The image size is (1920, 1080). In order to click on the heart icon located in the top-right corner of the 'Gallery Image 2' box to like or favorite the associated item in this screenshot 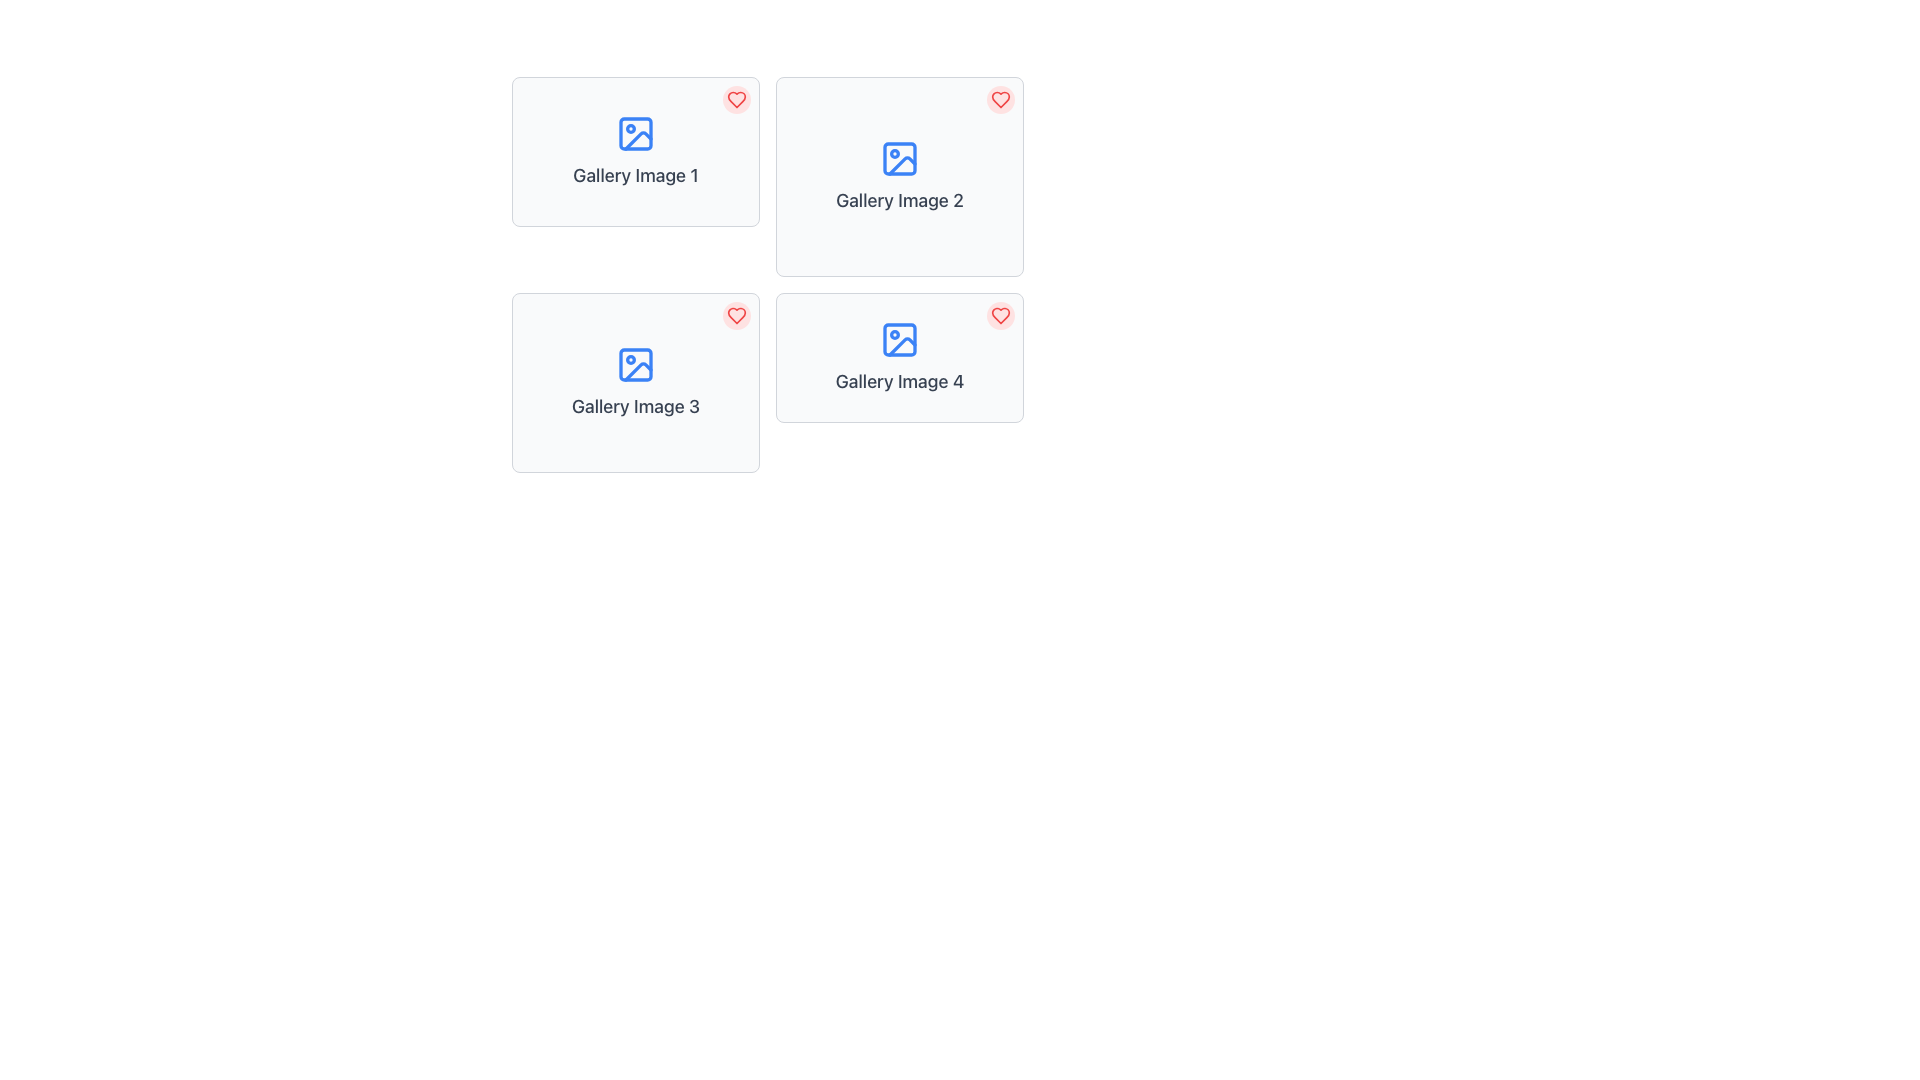, I will do `click(1001, 100)`.